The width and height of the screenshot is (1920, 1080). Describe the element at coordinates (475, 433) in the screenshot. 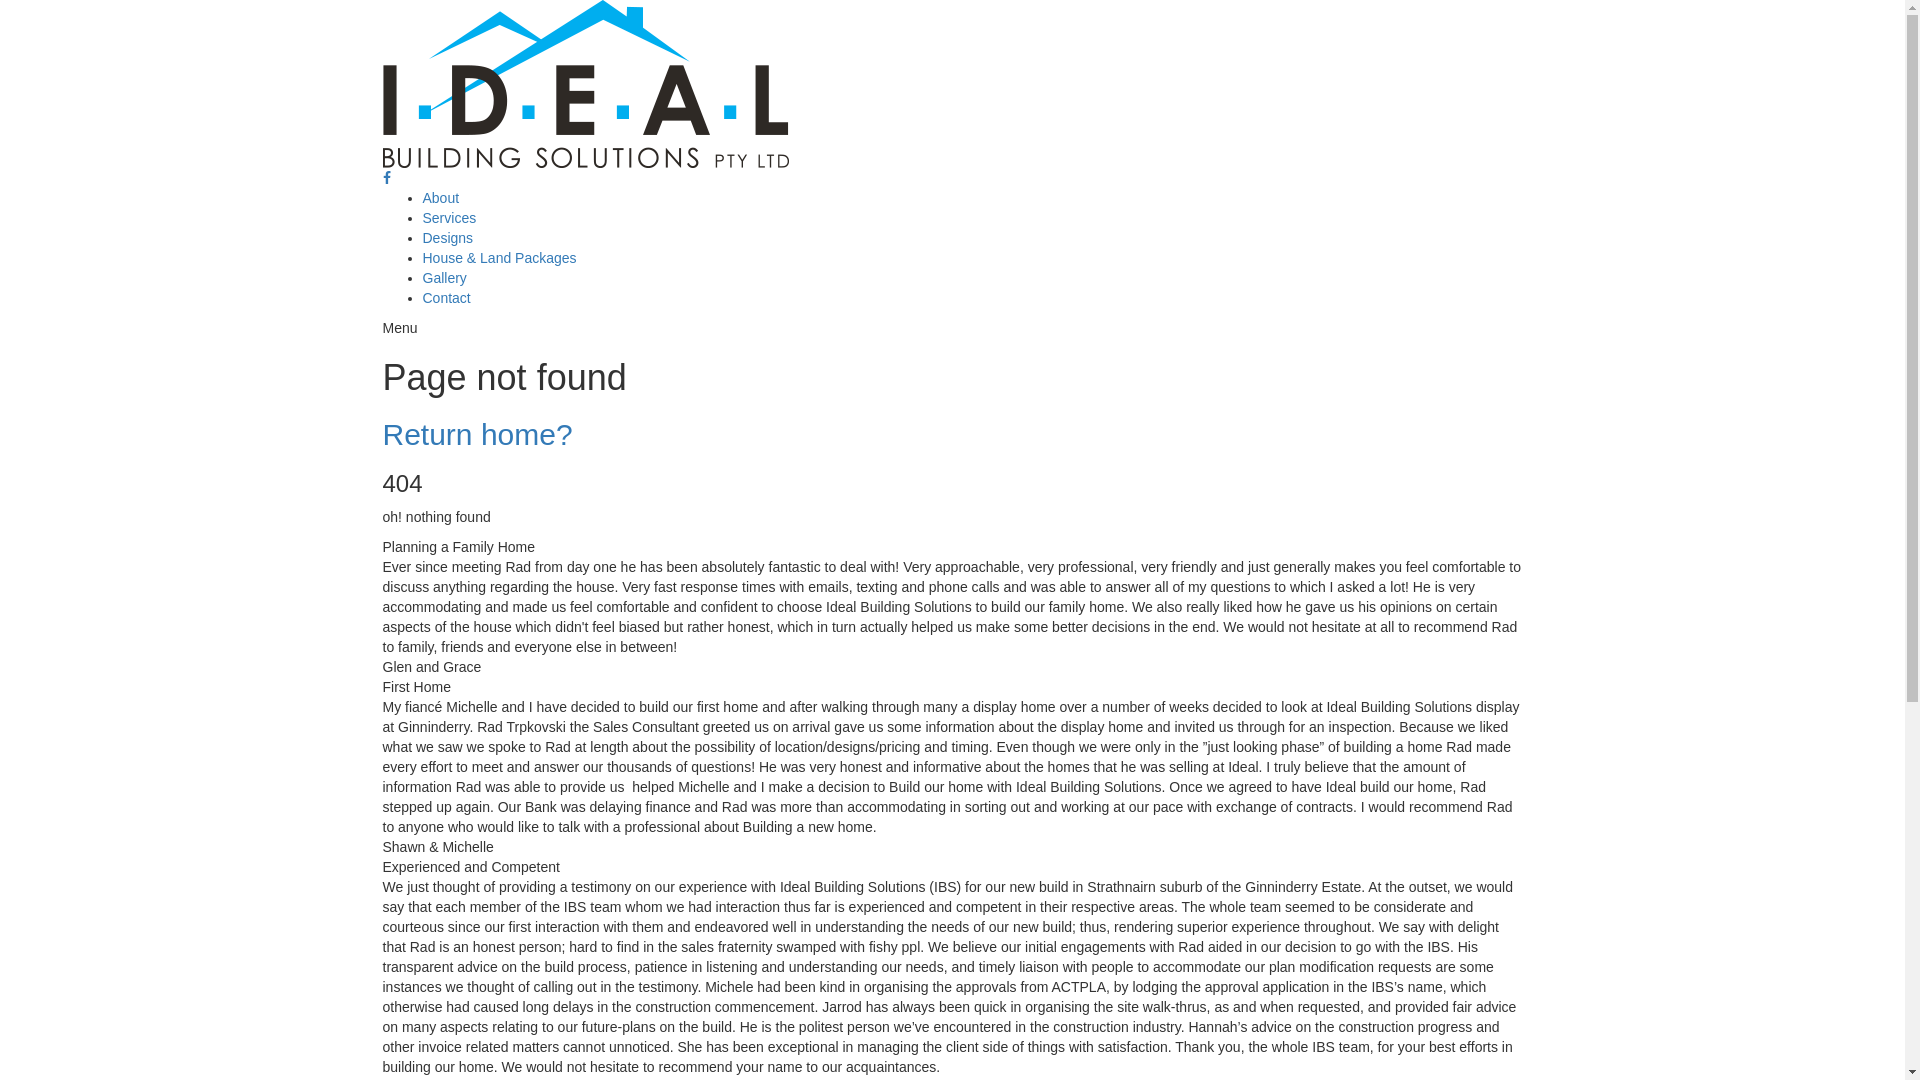

I see `'Return home?'` at that location.